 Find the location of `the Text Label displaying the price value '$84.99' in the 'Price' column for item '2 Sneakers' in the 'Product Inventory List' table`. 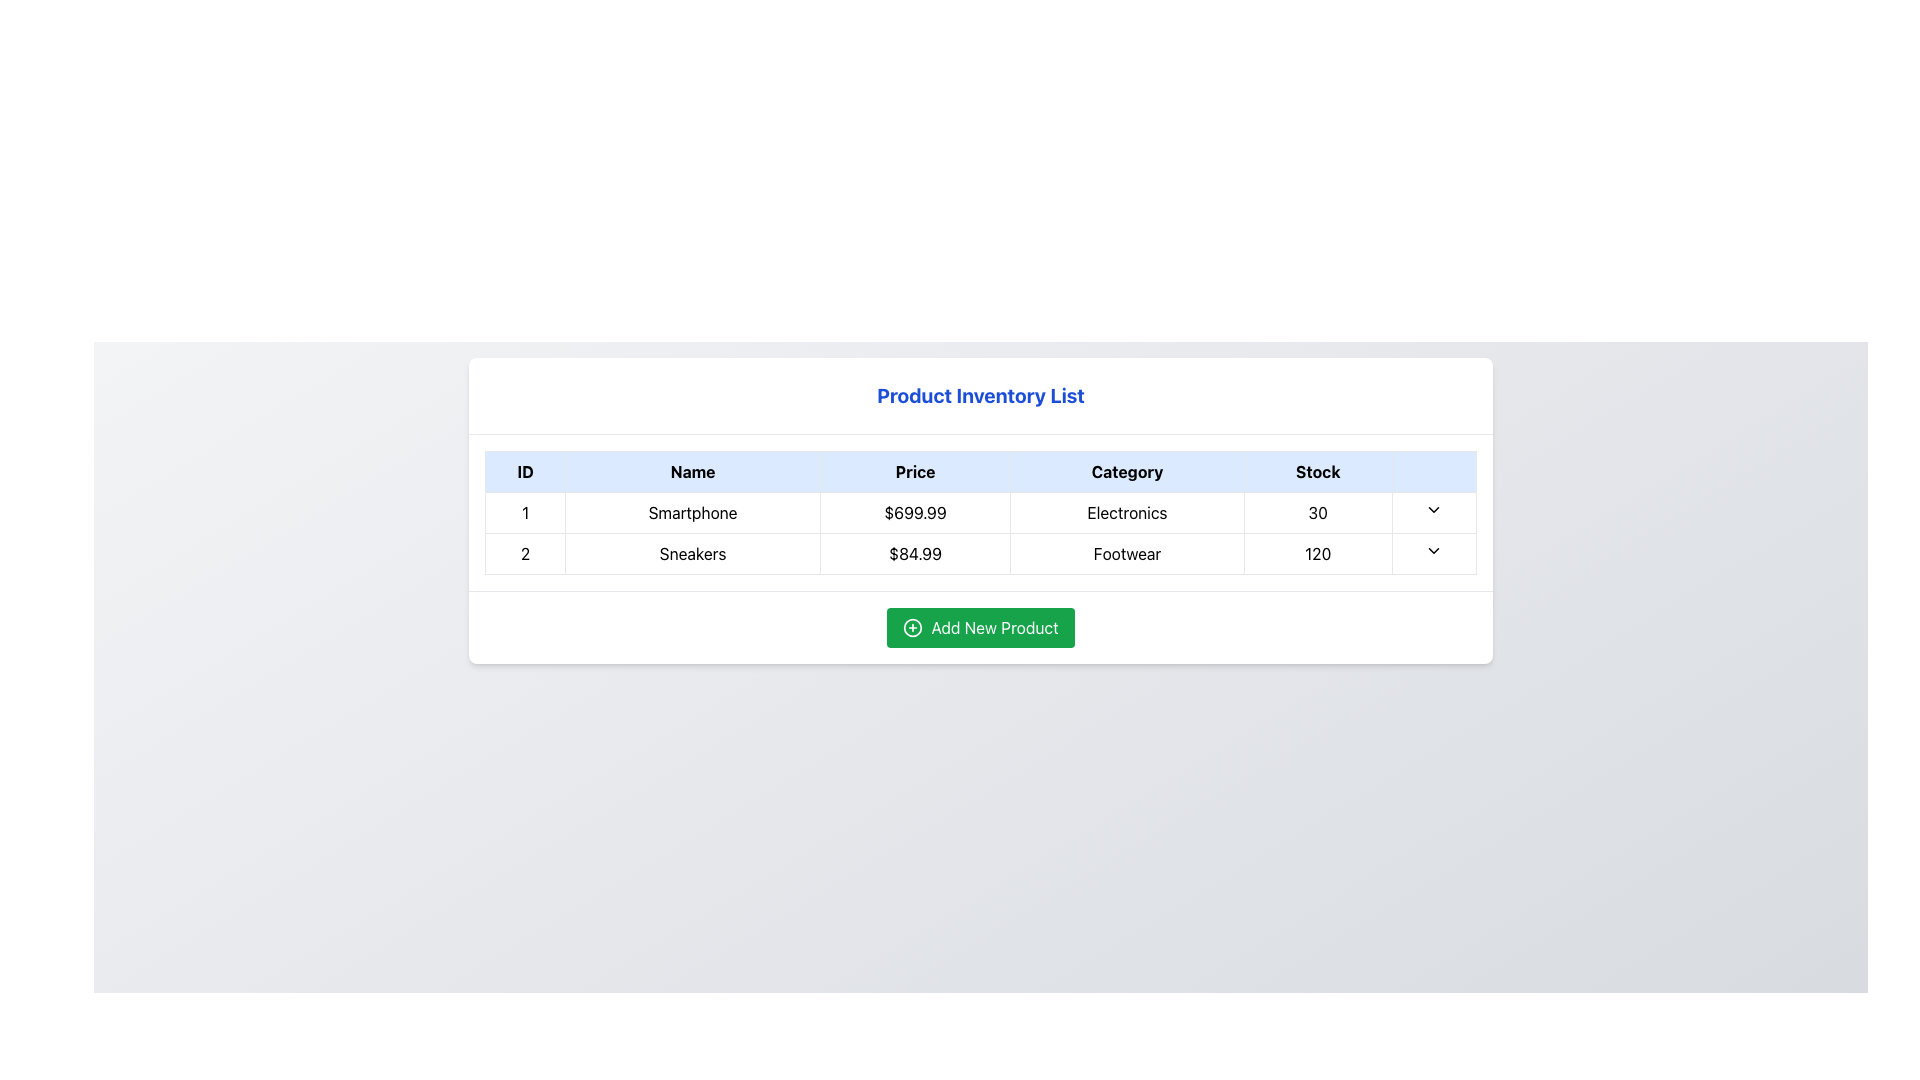

the Text Label displaying the price value '$84.99' in the 'Price' column for item '2 Sneakers' in the 'Product Inventory List' table is located at coordinates (914, 554).